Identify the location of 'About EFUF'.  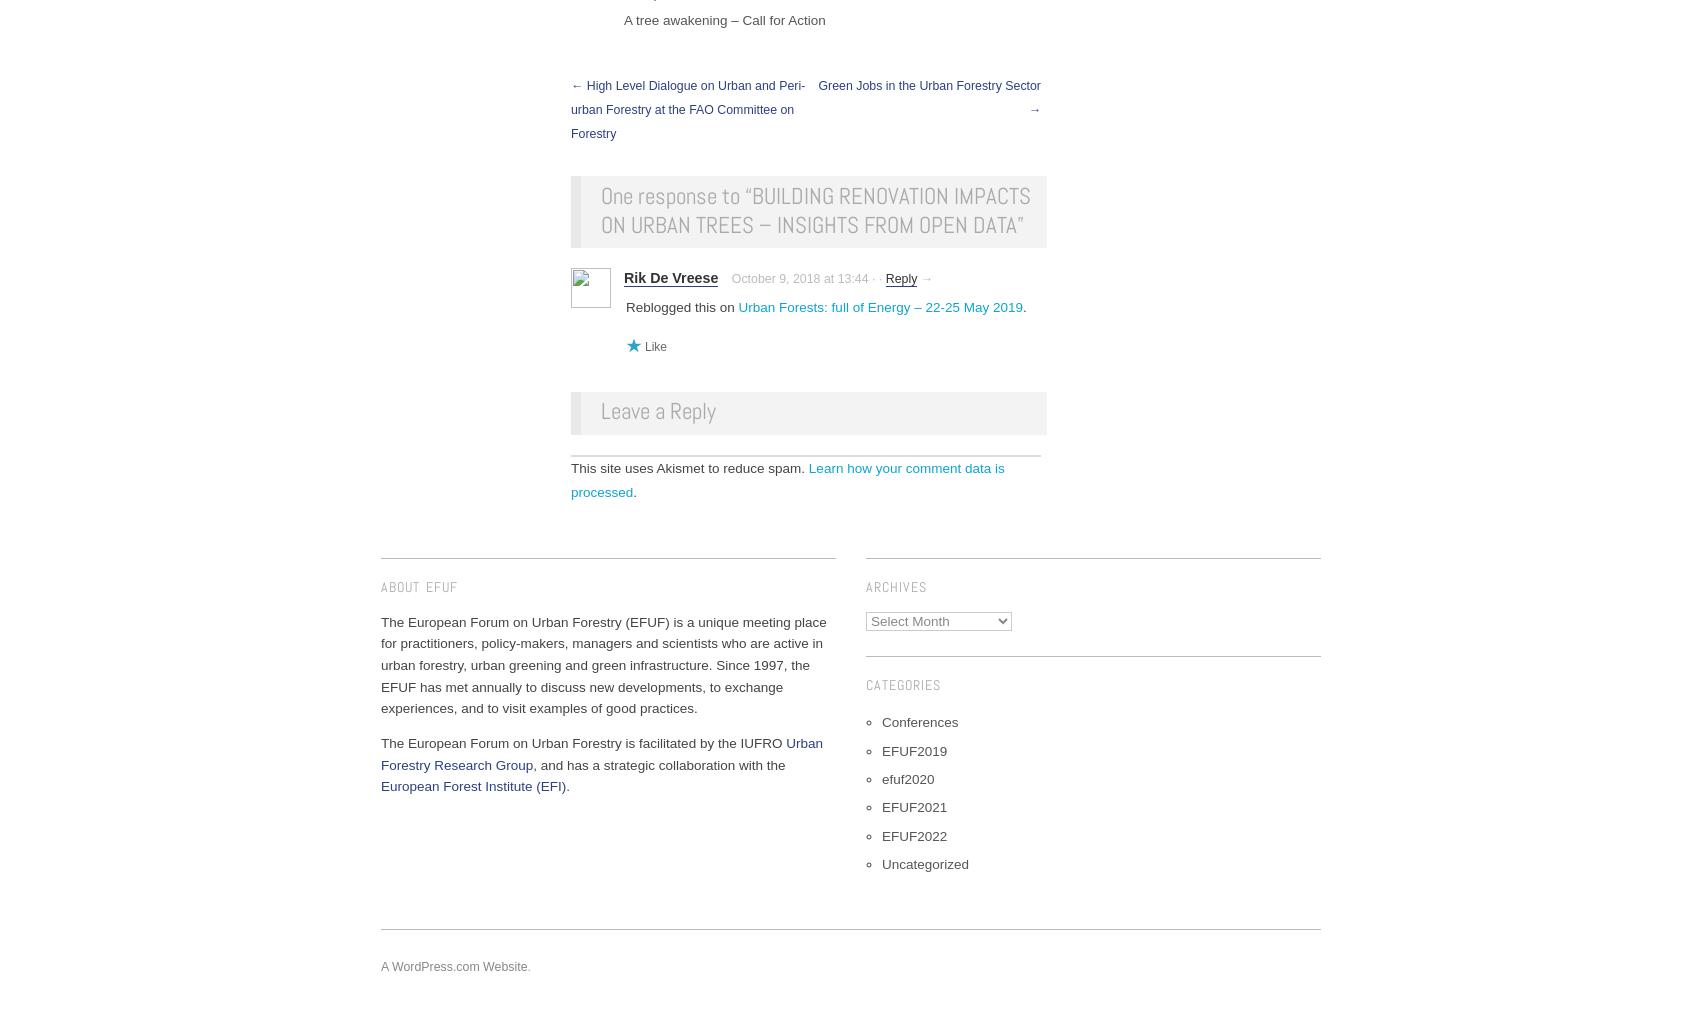
(381, 586).